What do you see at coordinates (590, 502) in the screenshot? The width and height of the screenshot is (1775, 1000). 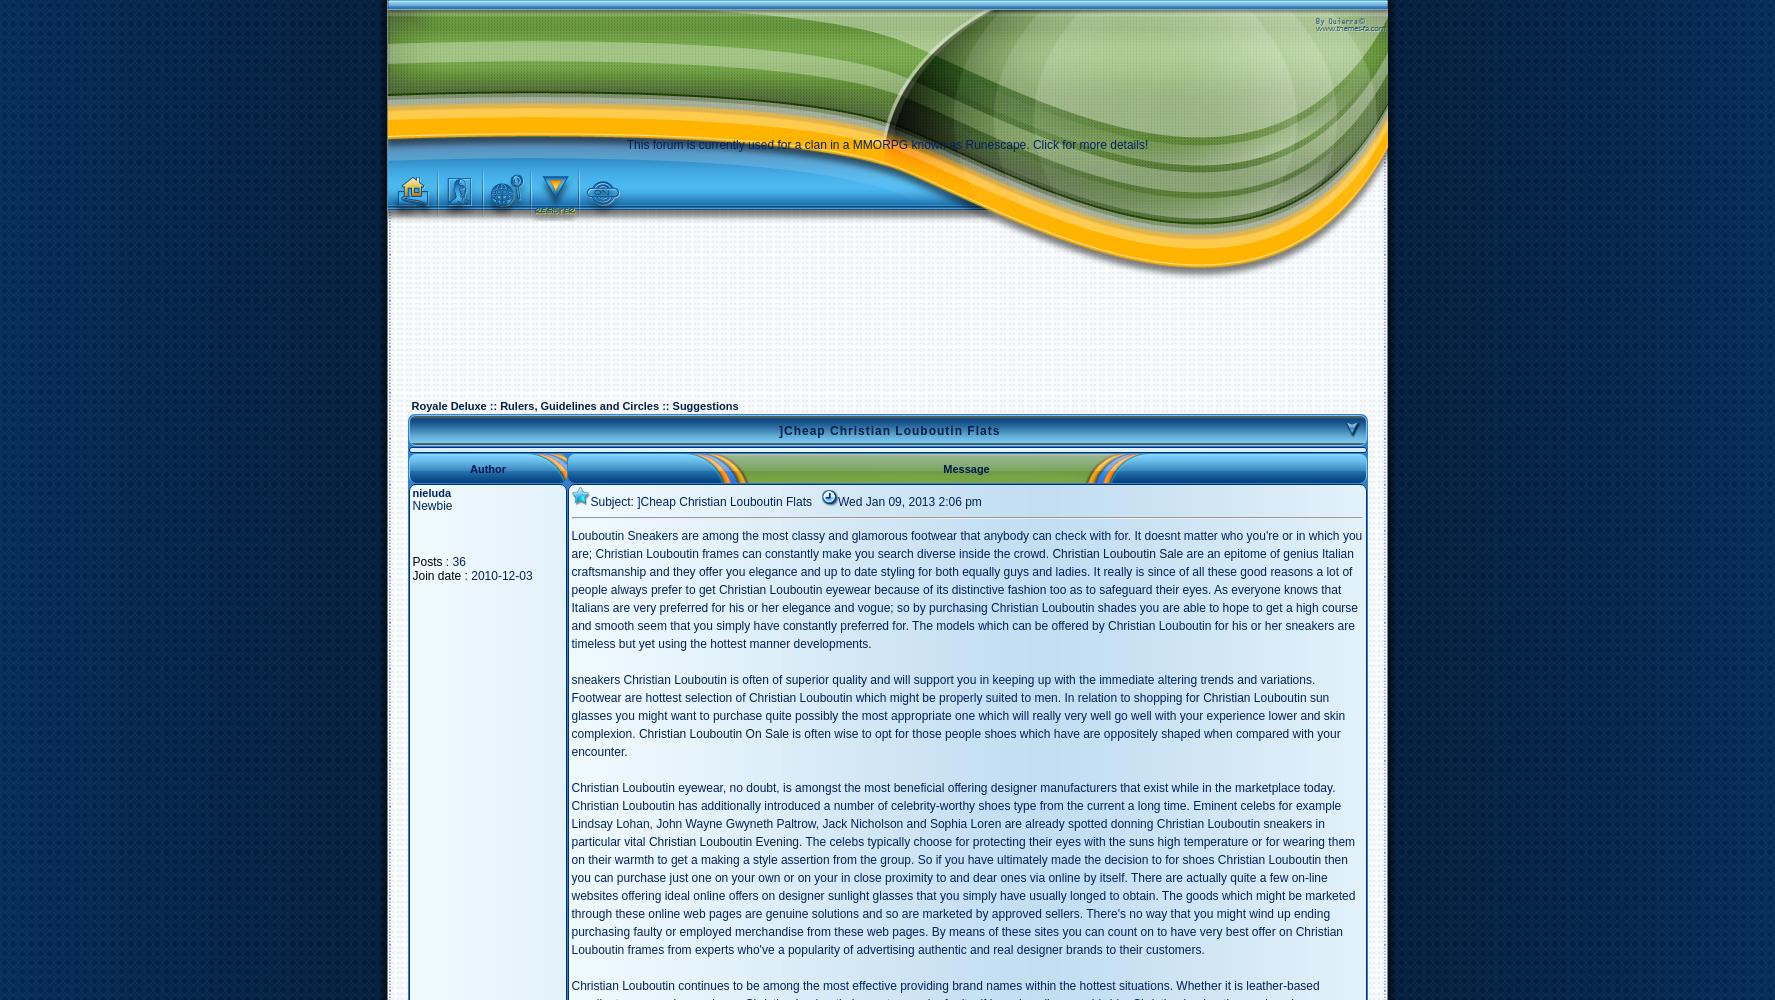 I see `'Subject: ]Cheap Christian Louboutin Flats'` at bounding box center [590, 502].